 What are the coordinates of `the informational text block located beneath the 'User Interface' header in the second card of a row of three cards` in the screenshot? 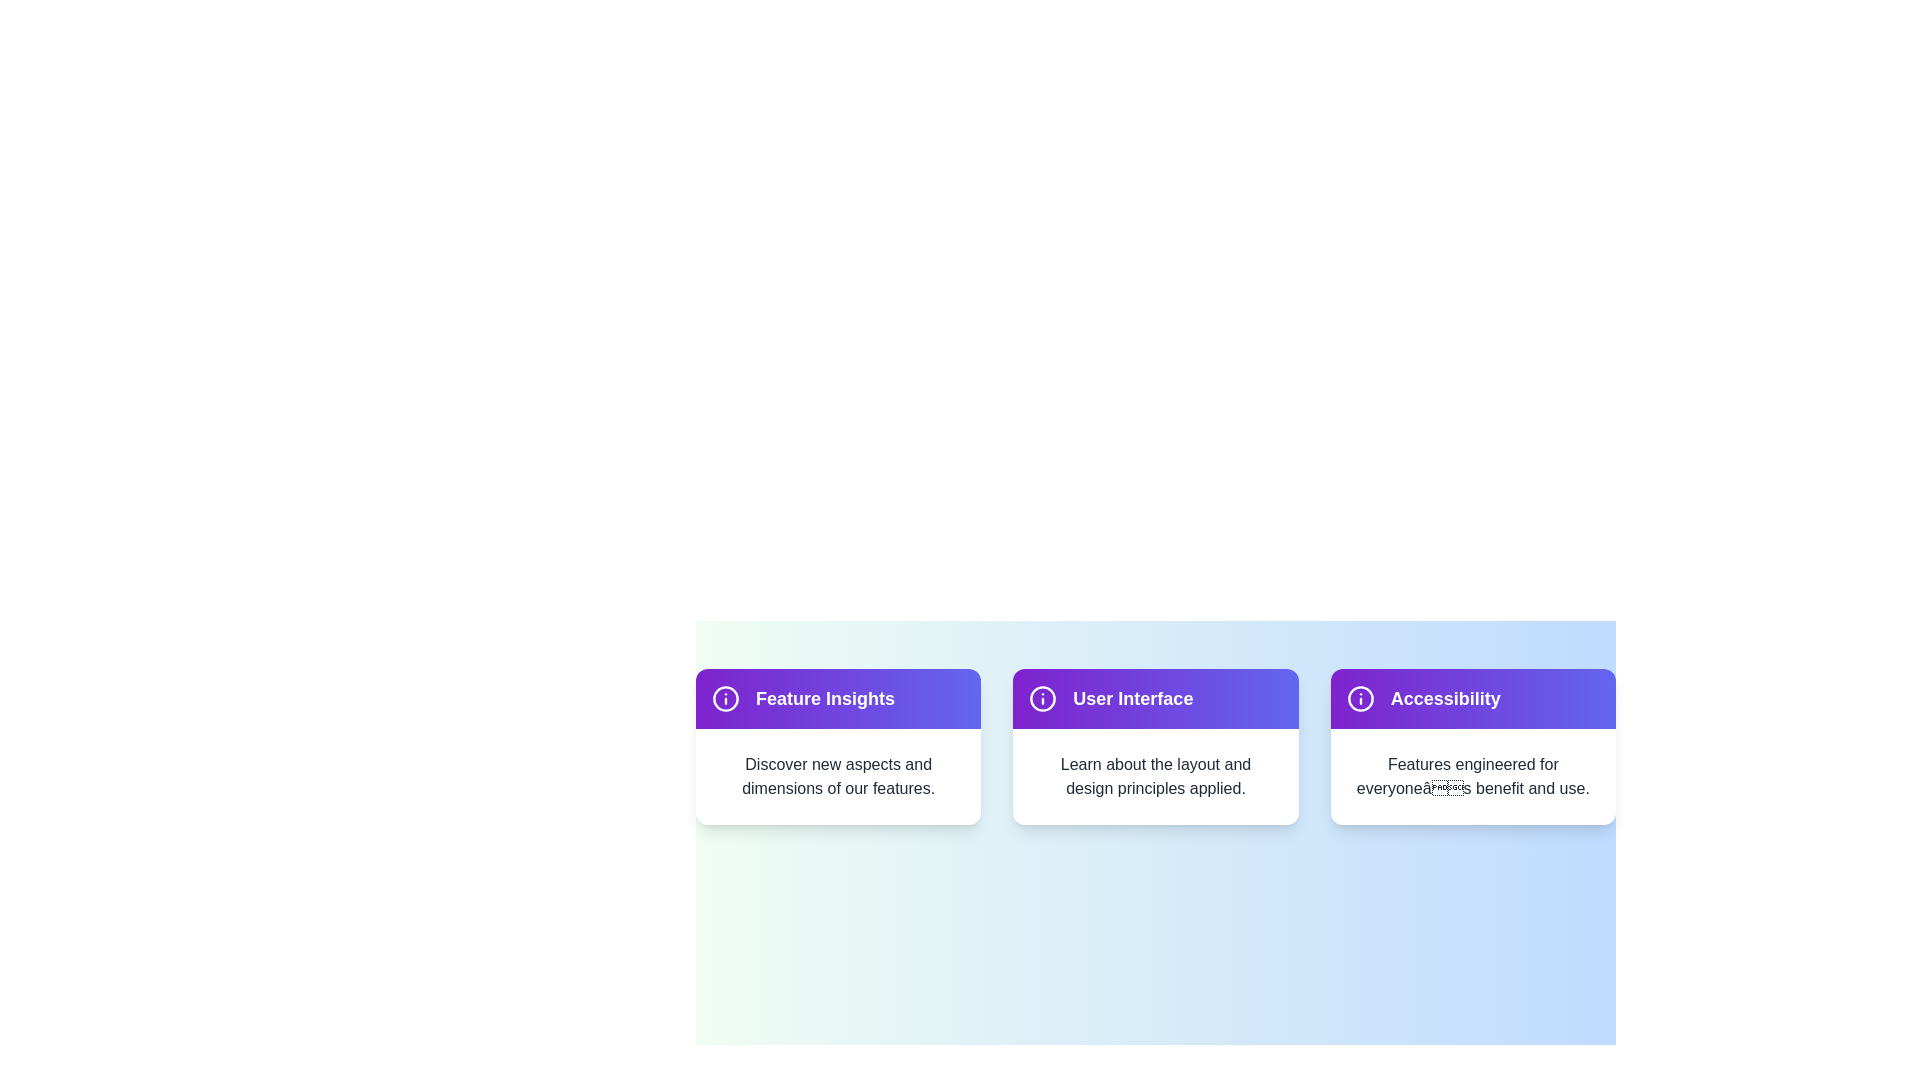 It's located at (1156, 775).